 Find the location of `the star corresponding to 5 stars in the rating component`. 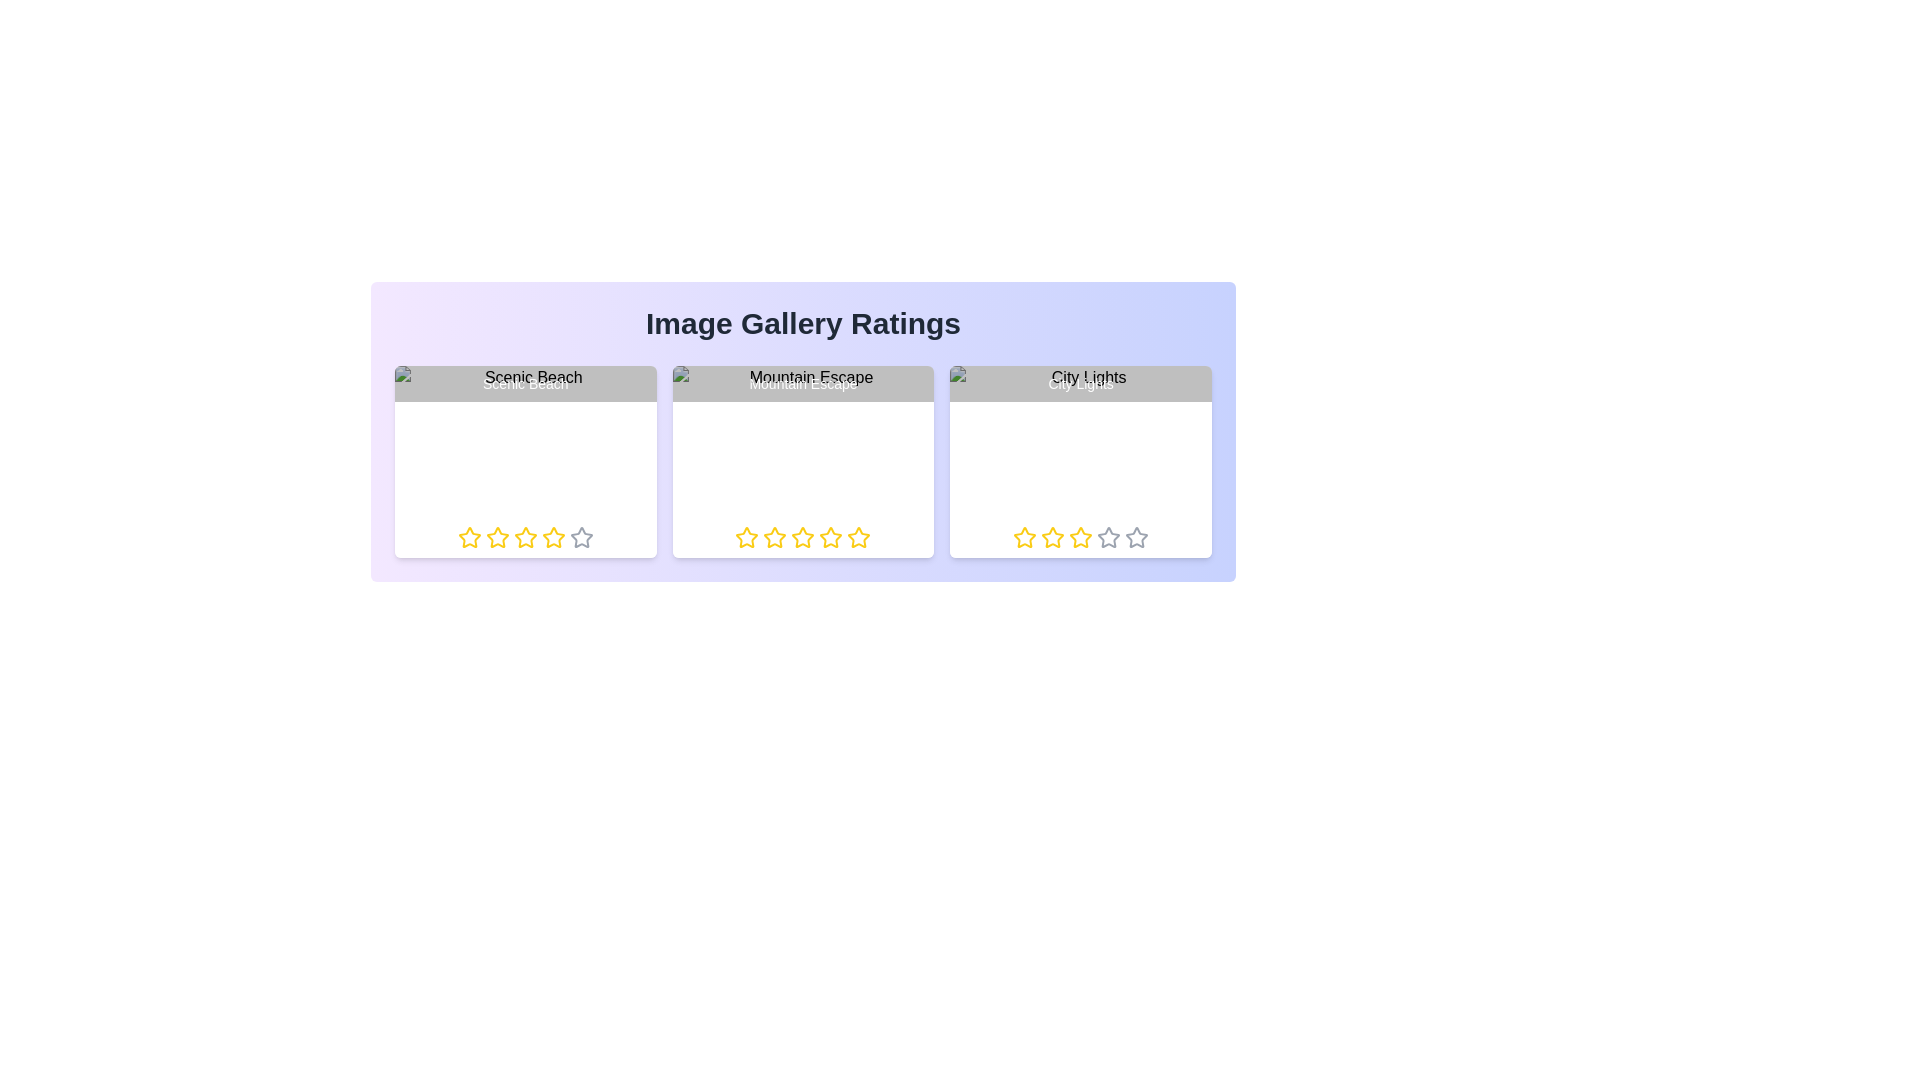

the star corresponding to 5 stars in the rating component is located at coordinates (580, 536).